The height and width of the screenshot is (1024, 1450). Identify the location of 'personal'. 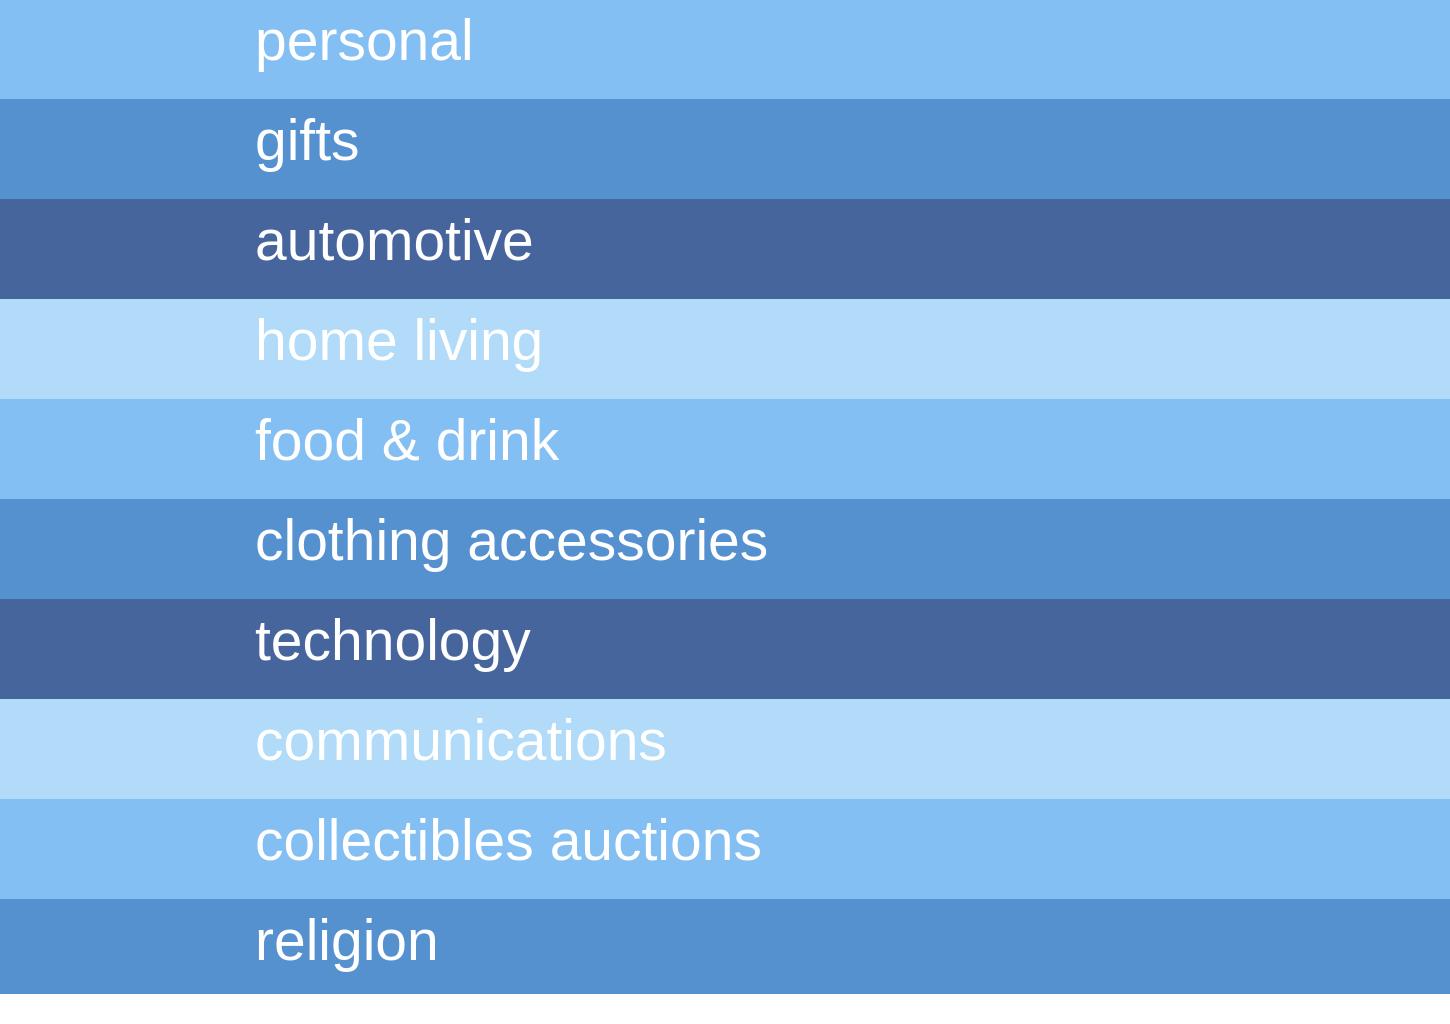
(362, 40).